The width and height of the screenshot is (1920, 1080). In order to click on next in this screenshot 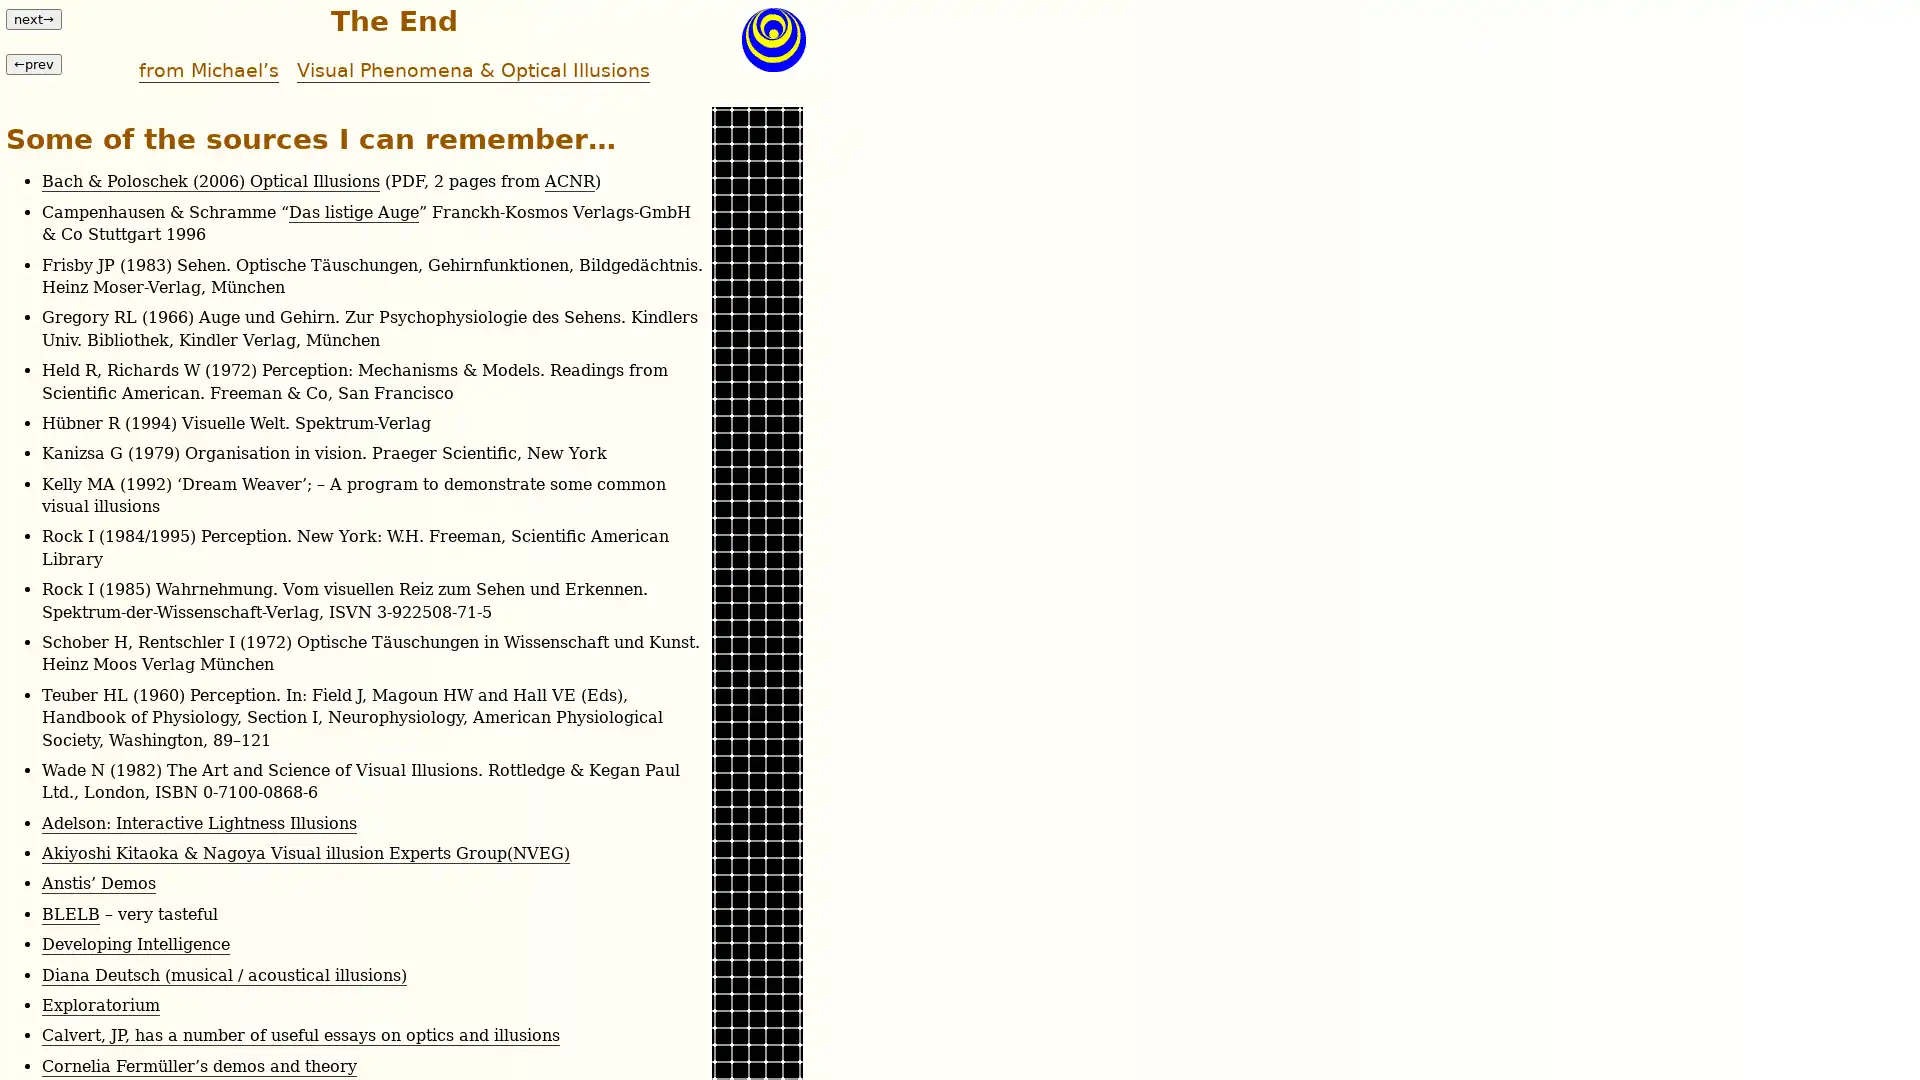, I will do `click(33, 19)`.